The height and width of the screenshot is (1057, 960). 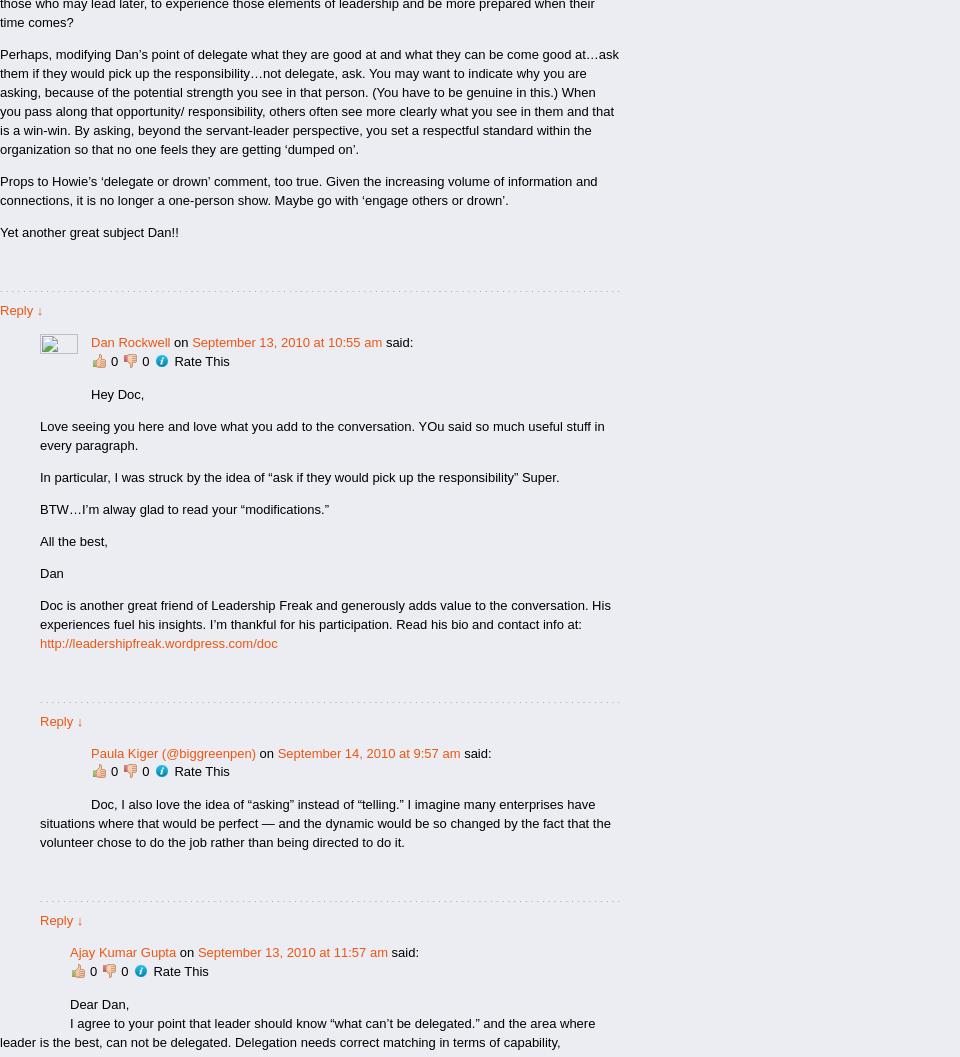 What do you see at coordinates (39, 476) in the screenshot?
I see `'In particular, I was struck by the idea of “ask if they would pick up the responsibility” Super.'` at bounding box center [39, 476].